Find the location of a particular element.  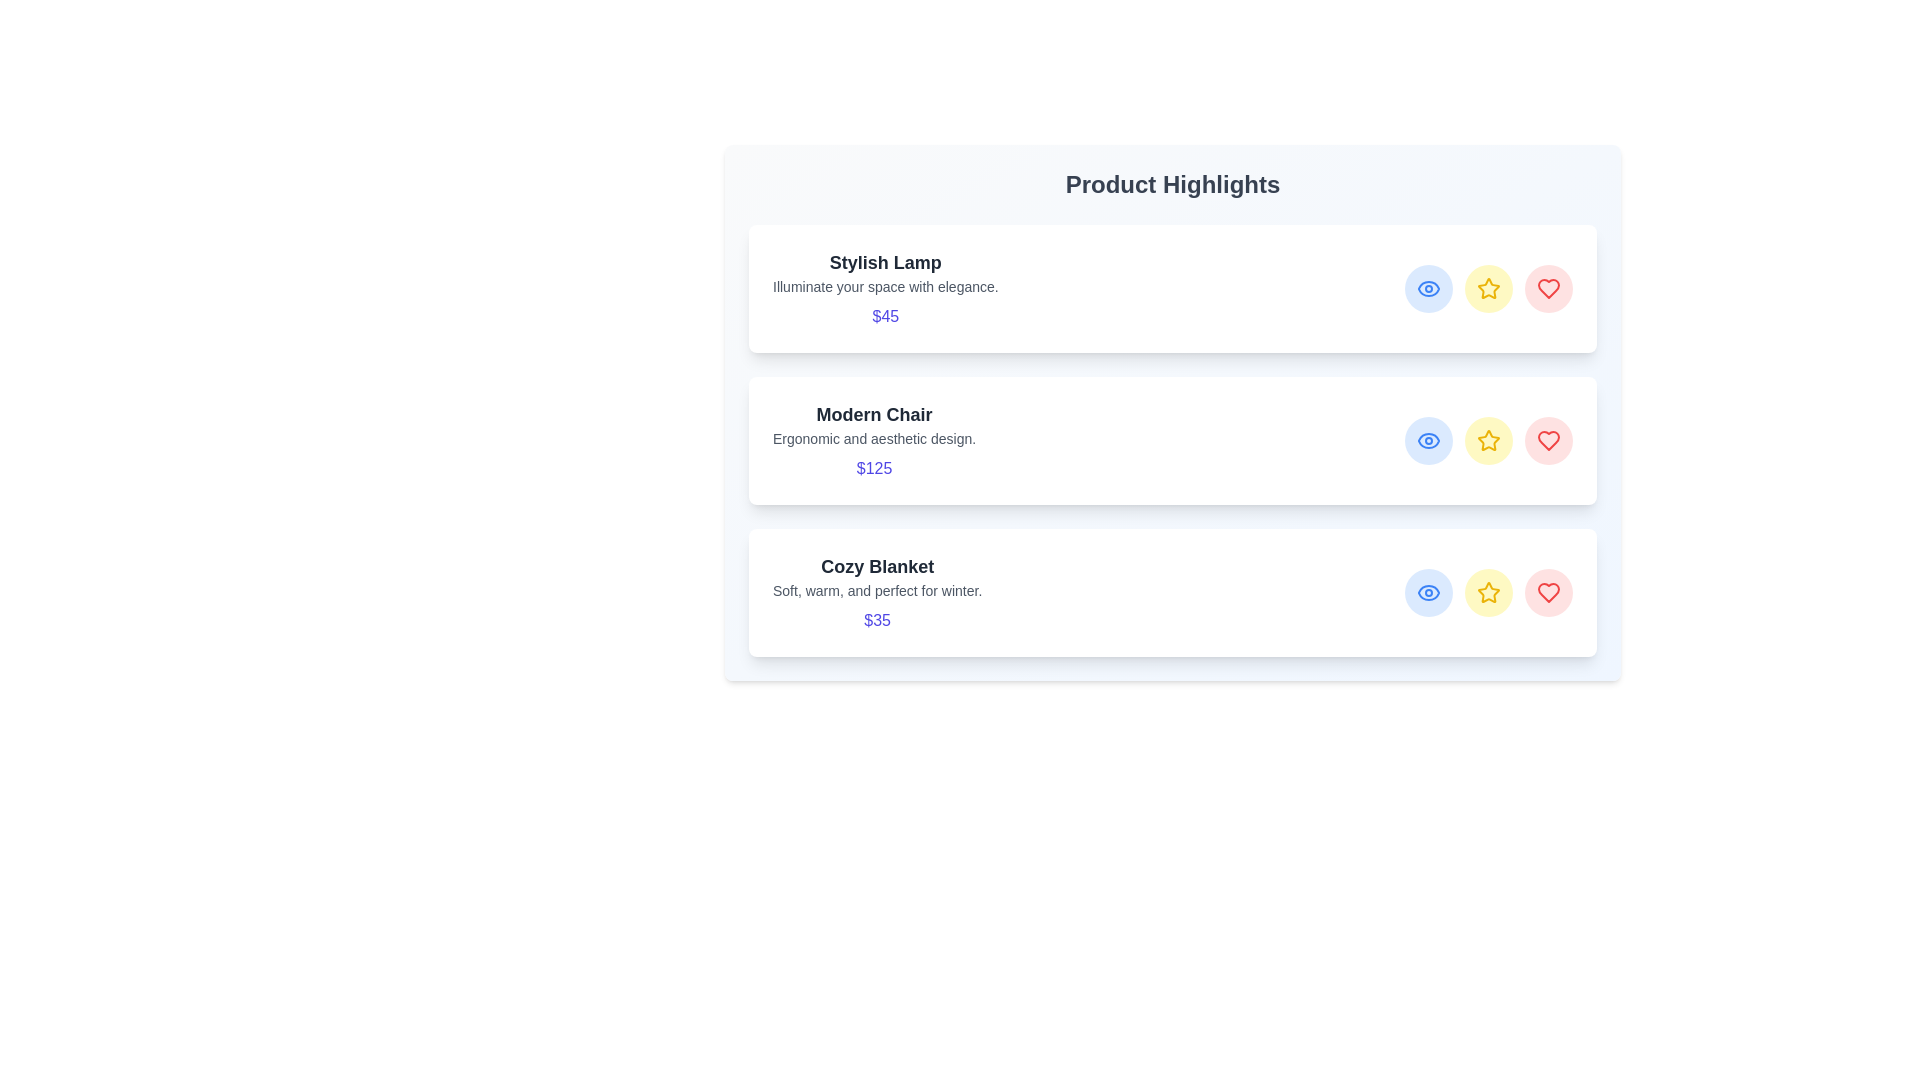

star icon for the product titled Stylish Lamp to mark it as a favorite is located at coordinates (1488, 289).